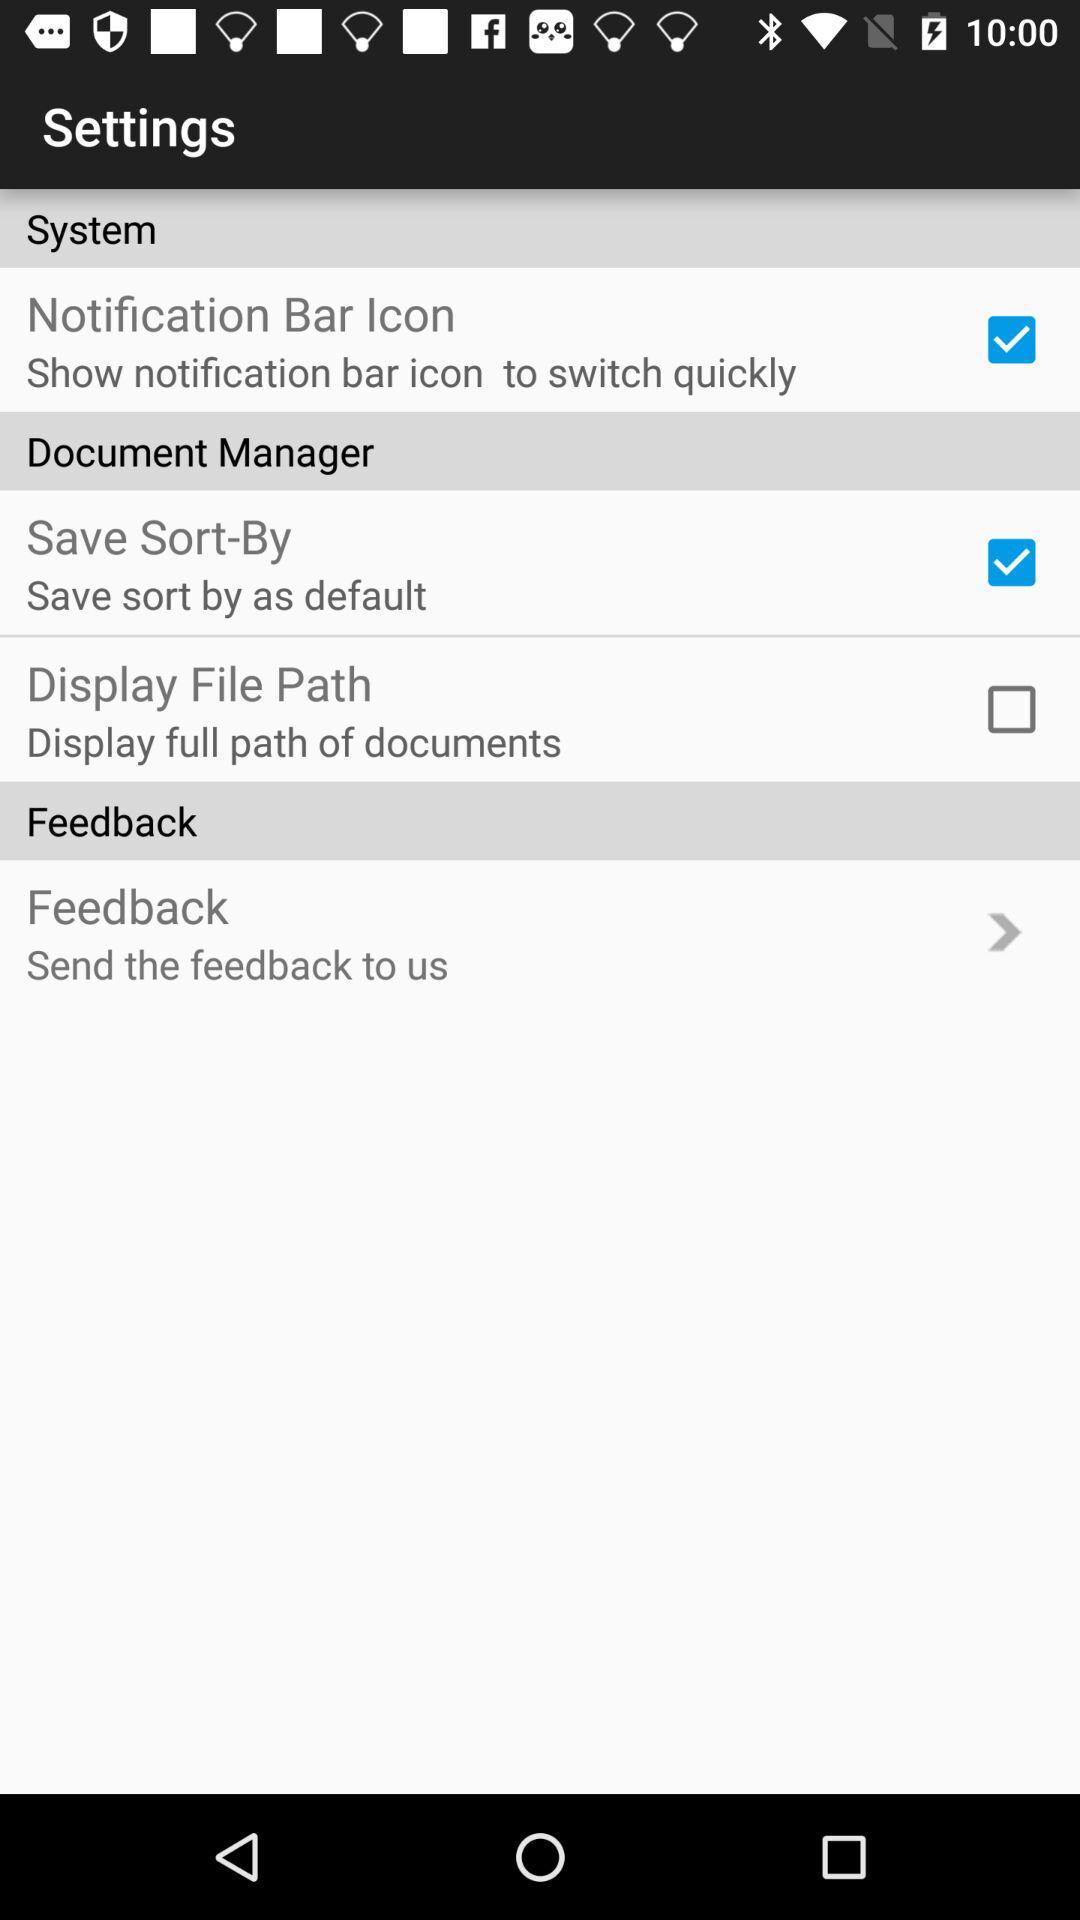 The image size is (1080, 1920). I want to click on the item below system, so click(1011, 339).